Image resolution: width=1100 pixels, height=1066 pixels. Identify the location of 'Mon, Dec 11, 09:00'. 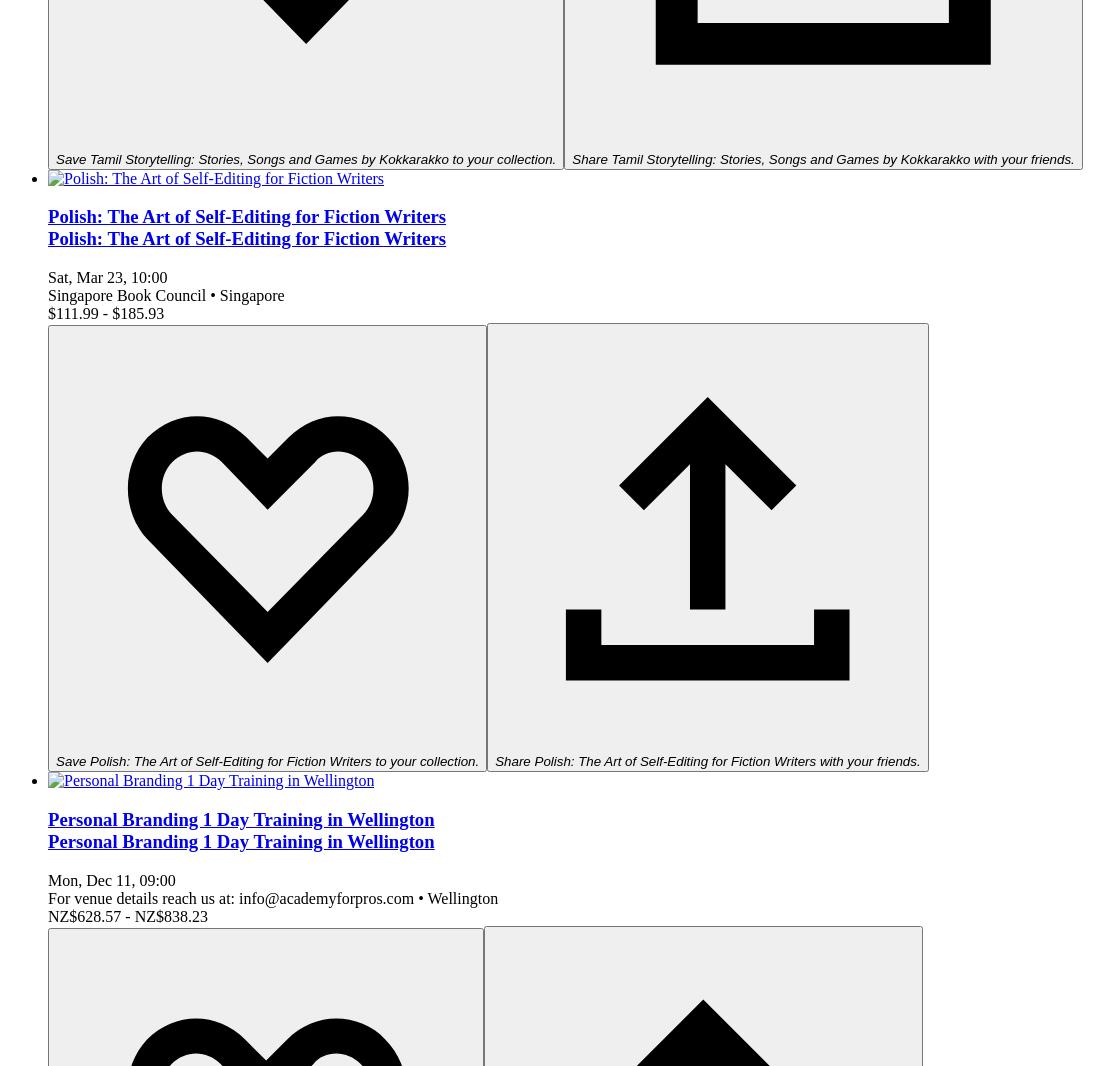
(111, 879).